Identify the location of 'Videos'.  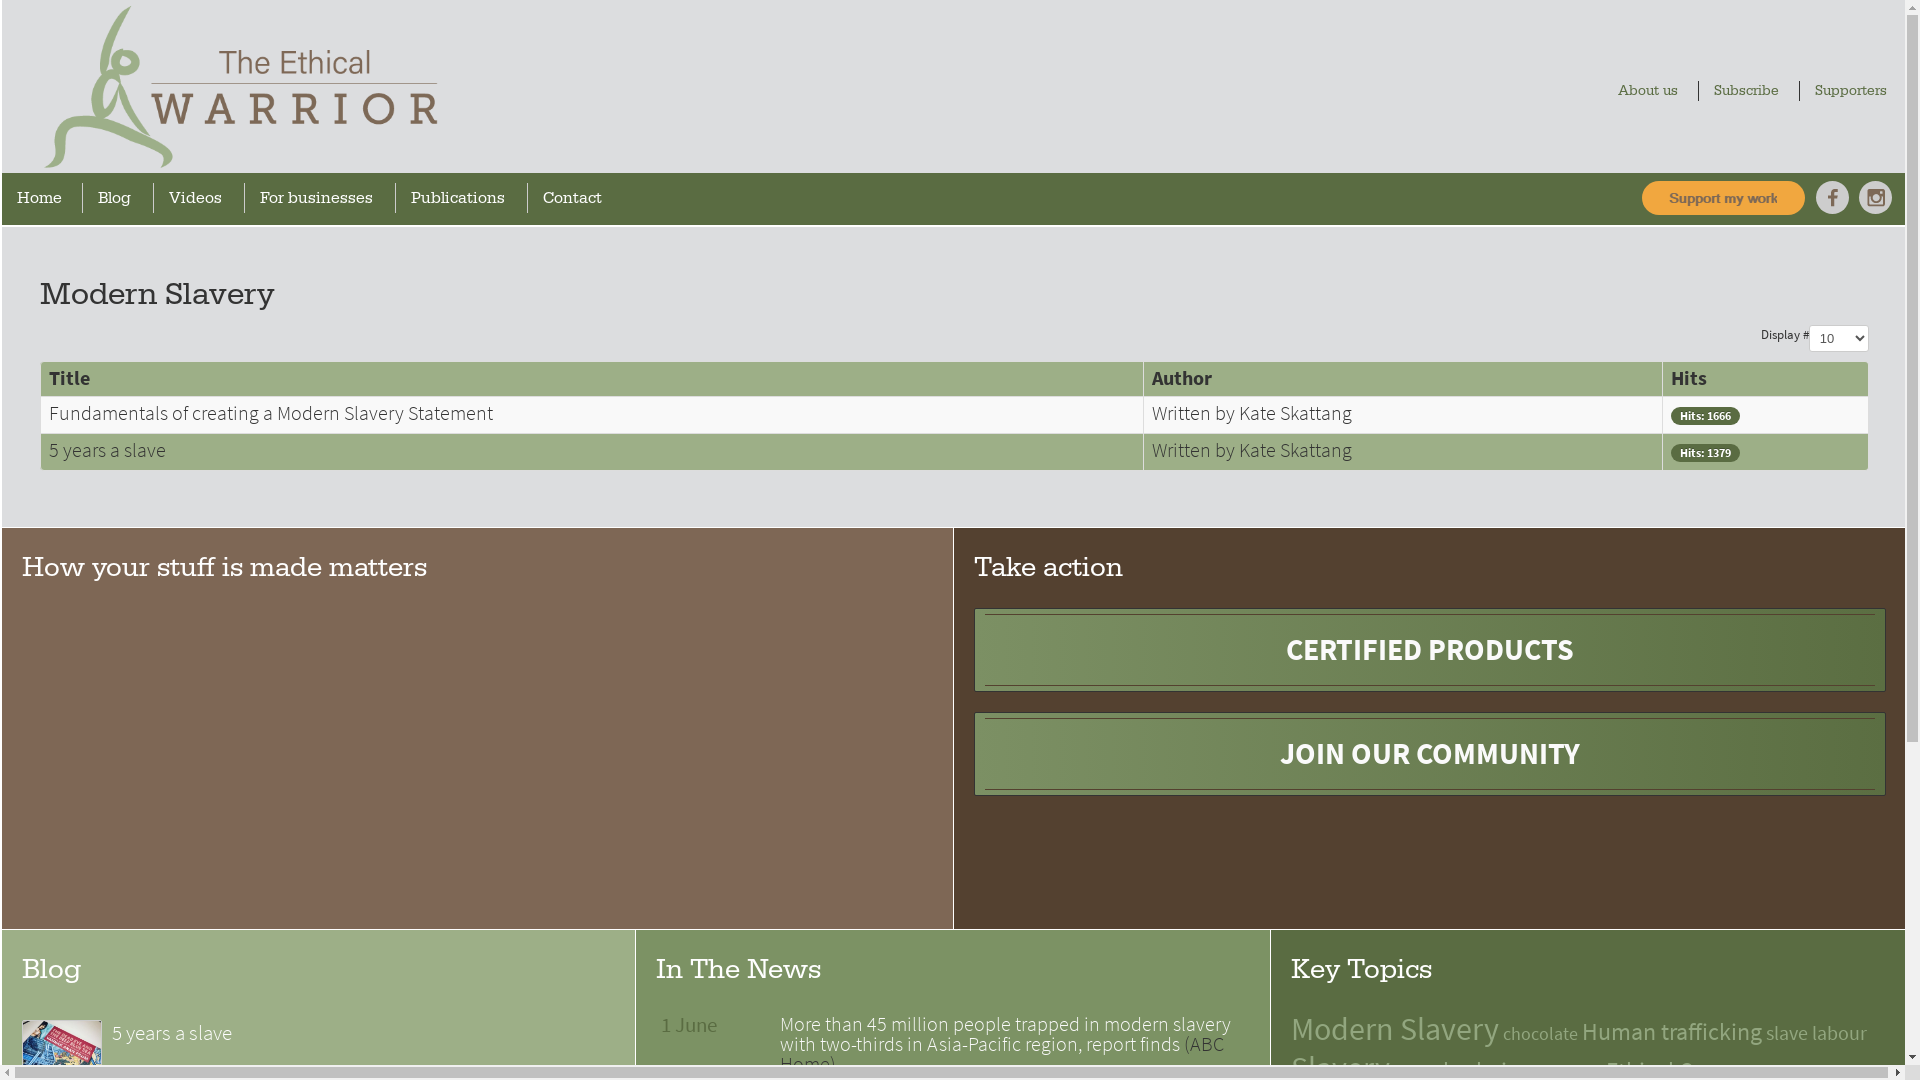
(201, 197).